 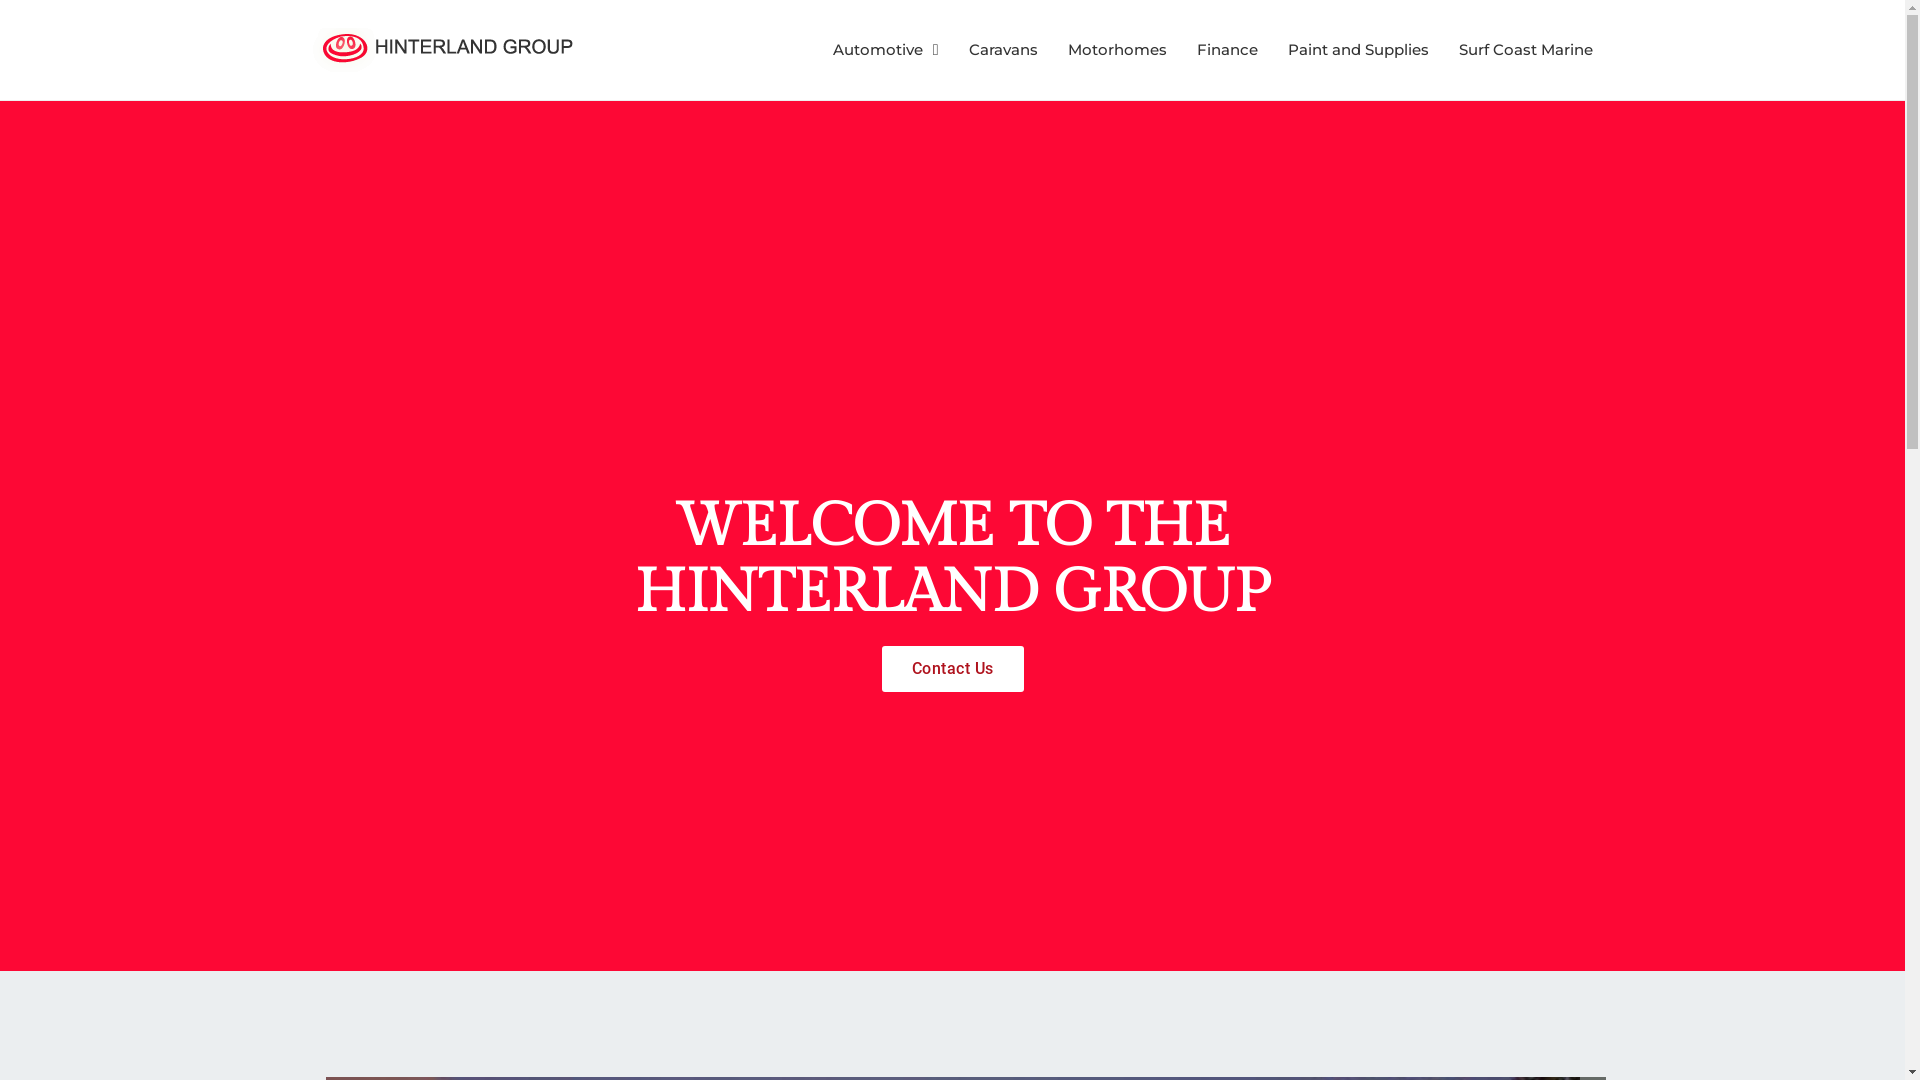 What do you see at coordinates (1225, 49) in the screenshot?
I see `'Finance'` at bounding box center [1225, 49].